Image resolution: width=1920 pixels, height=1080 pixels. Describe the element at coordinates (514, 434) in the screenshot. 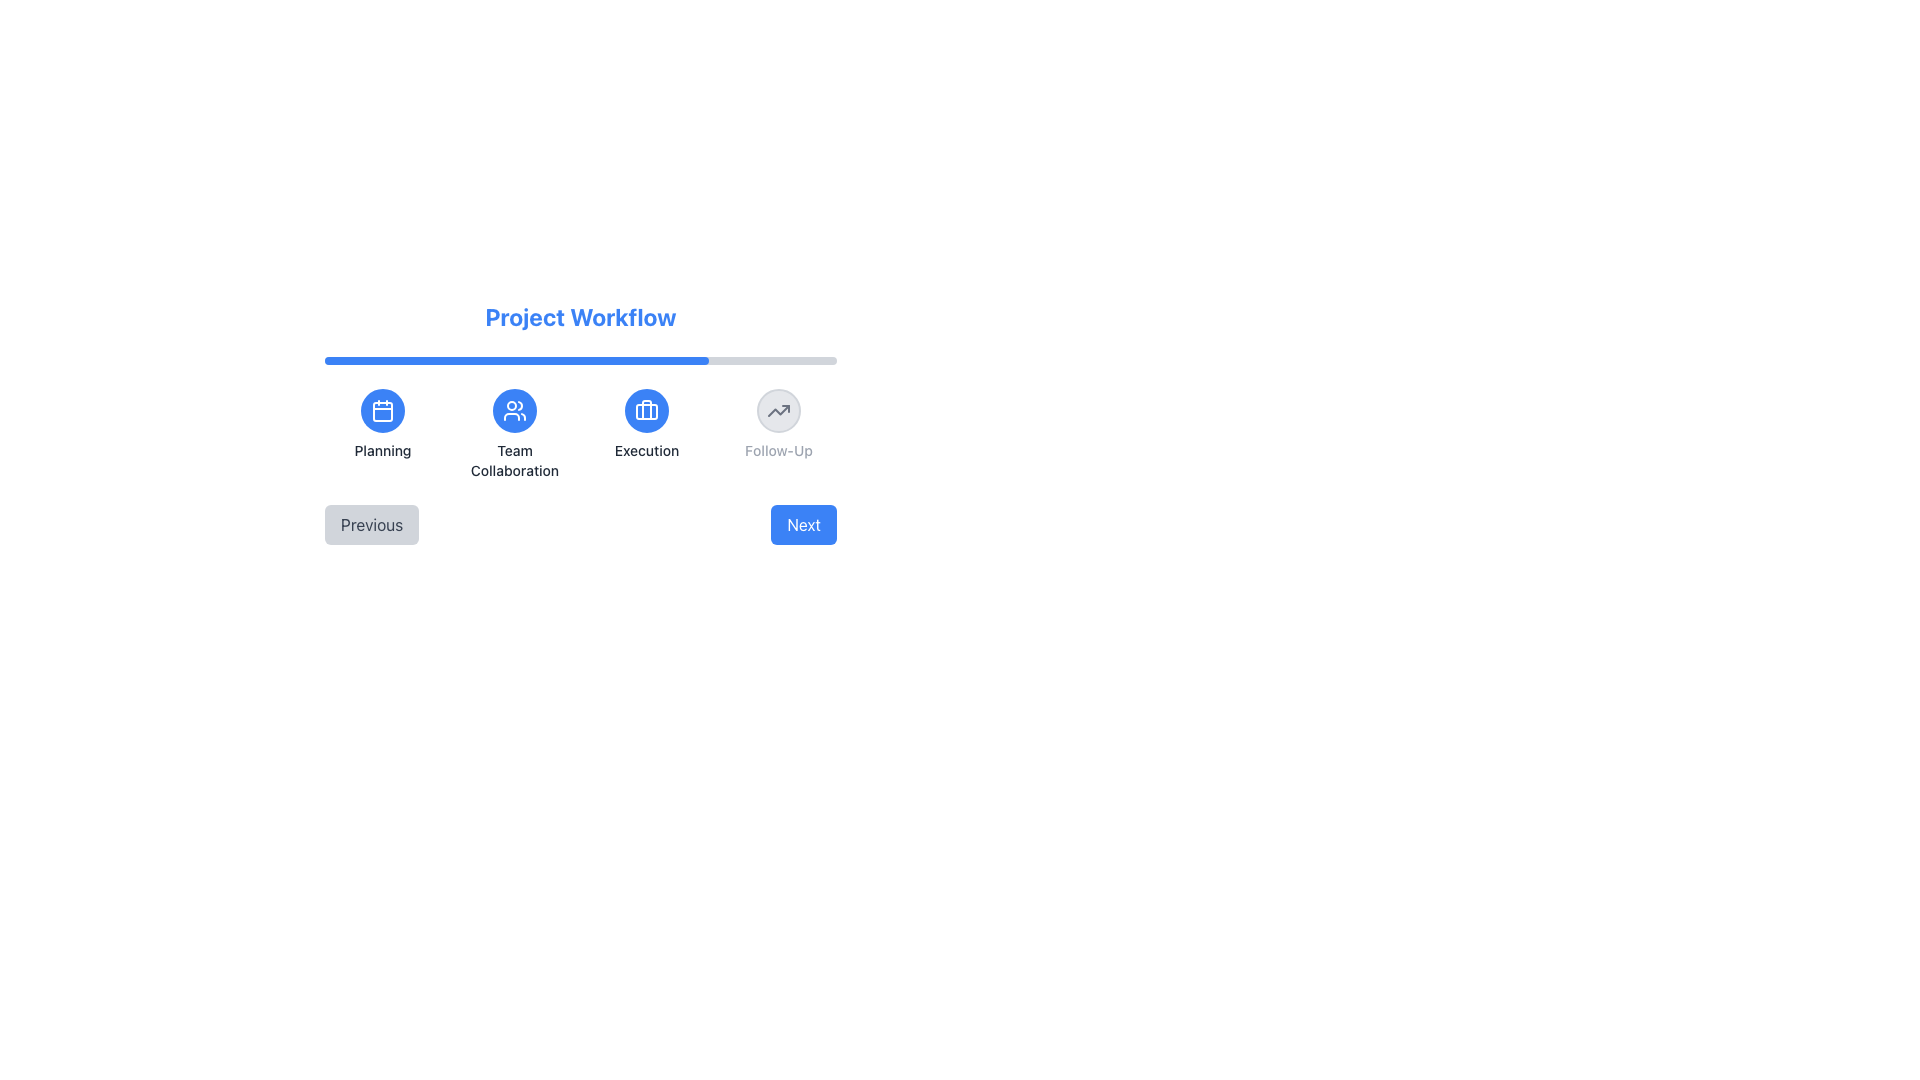

I see `the second item in the grid of the Interactive Step Indicator, which represents the 'Team Collaboration' stage of the workflow` at that location.